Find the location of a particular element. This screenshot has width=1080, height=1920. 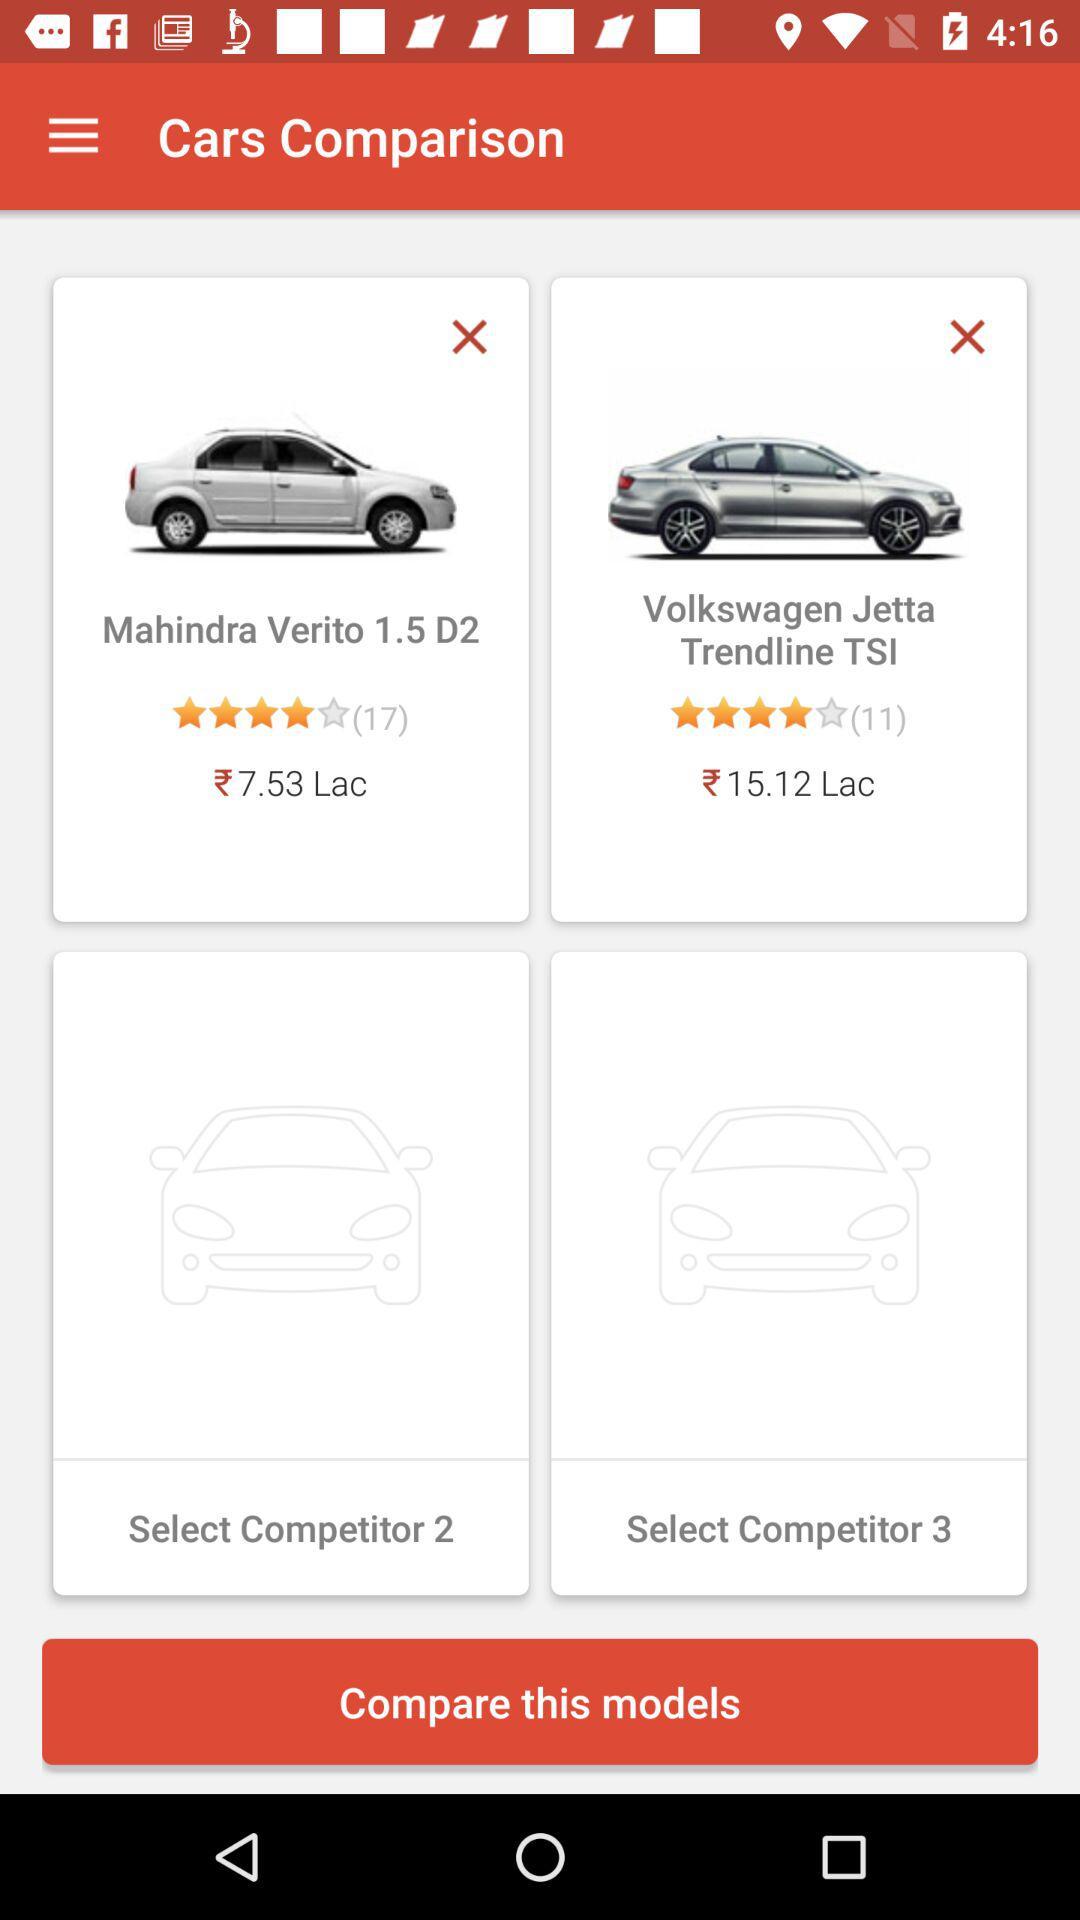

compare this models icon is located at coordinates (540, 1700).